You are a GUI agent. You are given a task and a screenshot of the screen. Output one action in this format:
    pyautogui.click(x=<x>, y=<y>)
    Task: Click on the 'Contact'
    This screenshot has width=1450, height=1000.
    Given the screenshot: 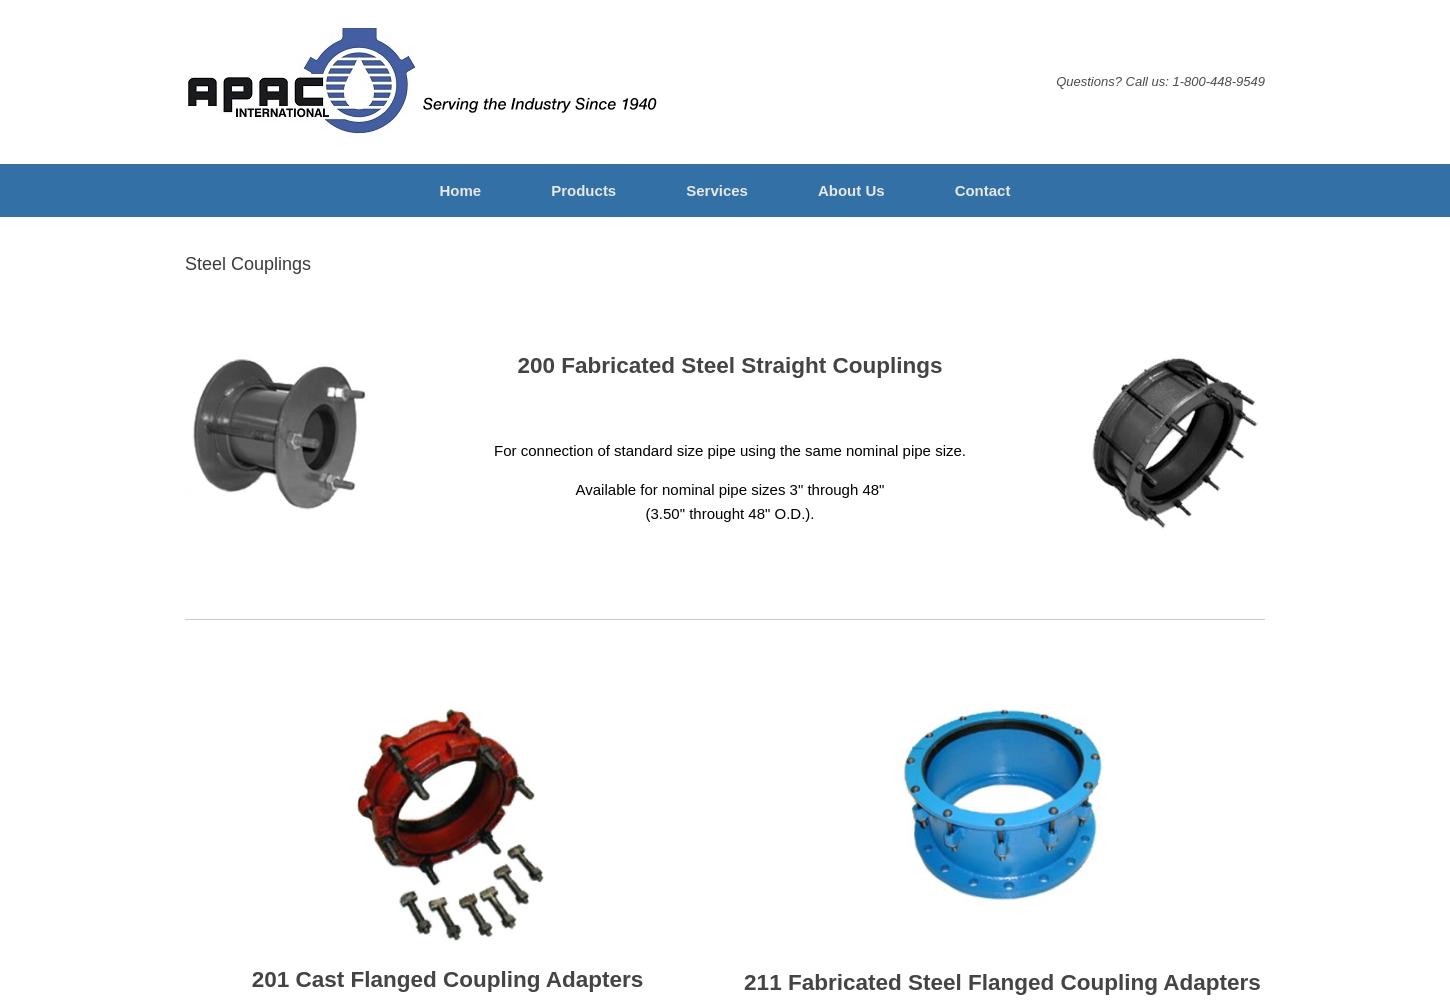 What is the action you would take?
    pyautogui.click(x=981, y=189)
    